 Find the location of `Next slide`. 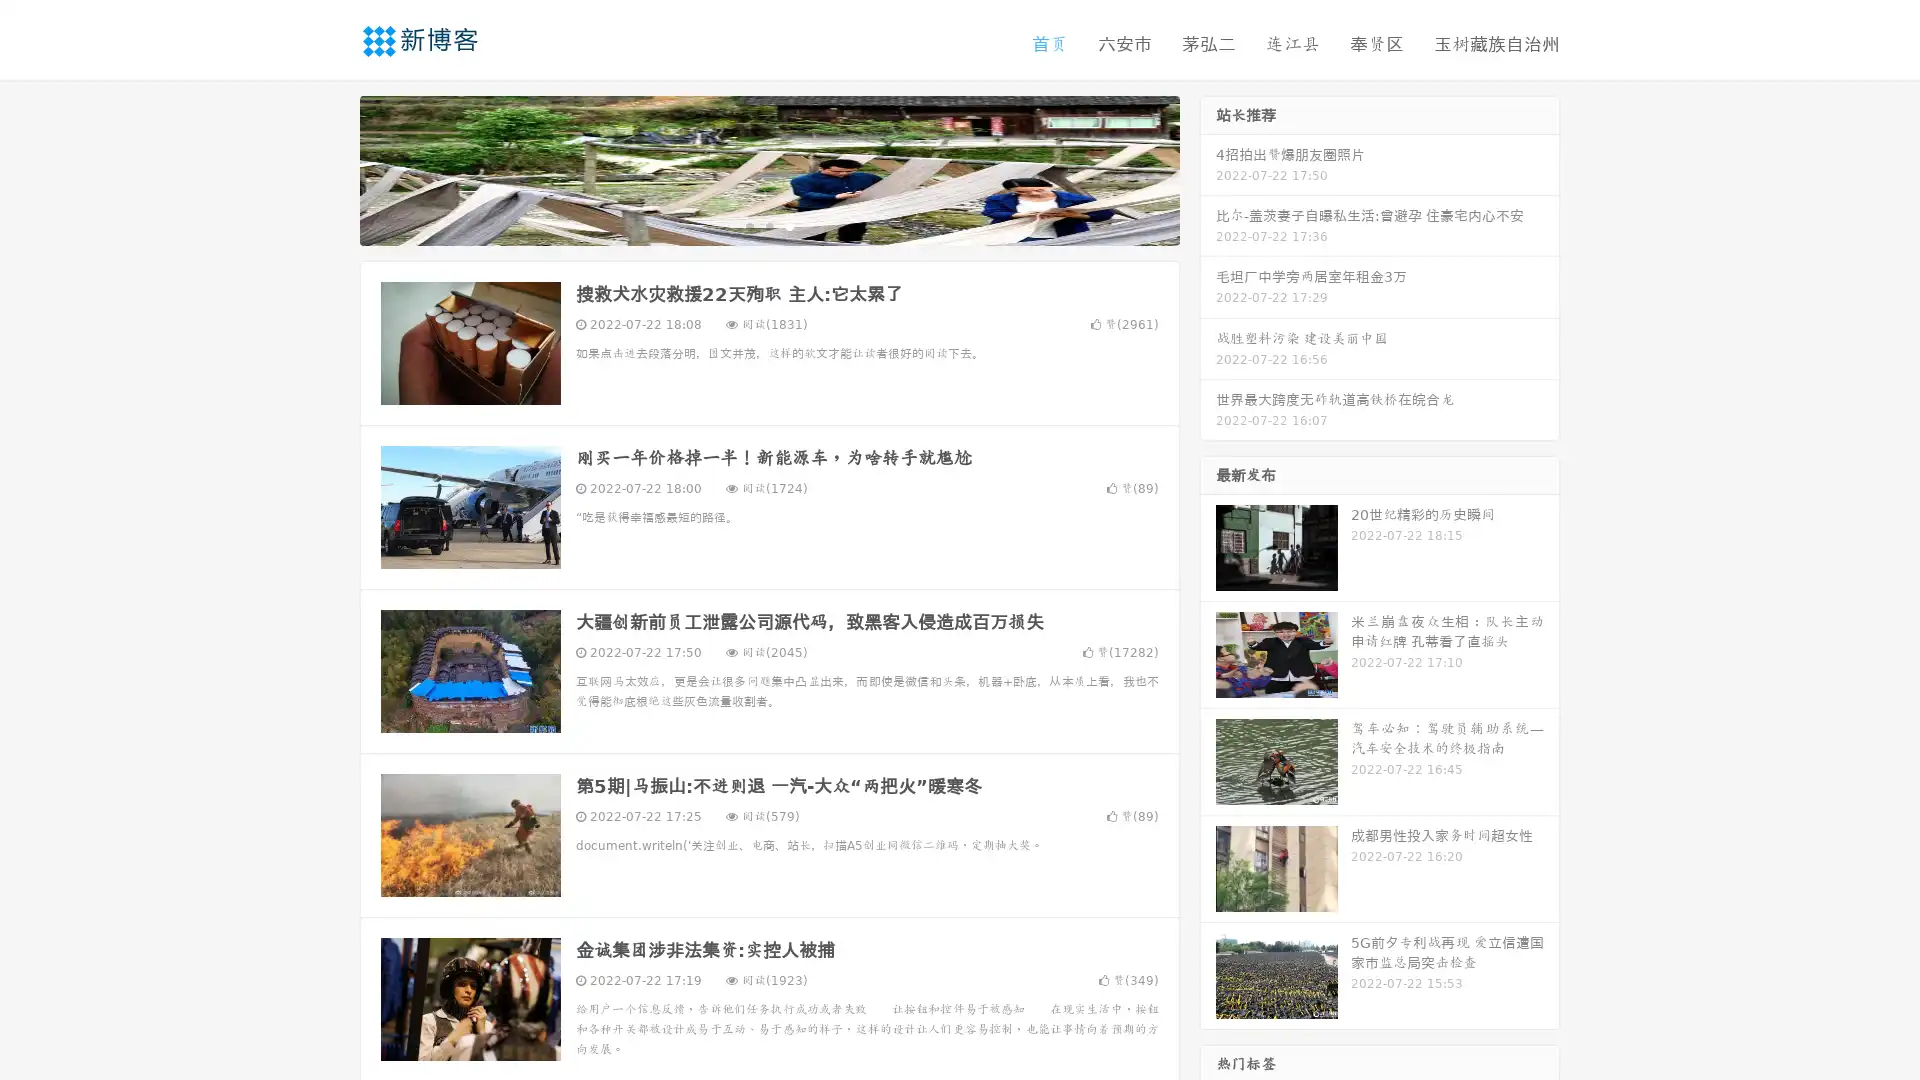

Next slide is located at coordinates (1208, 168).